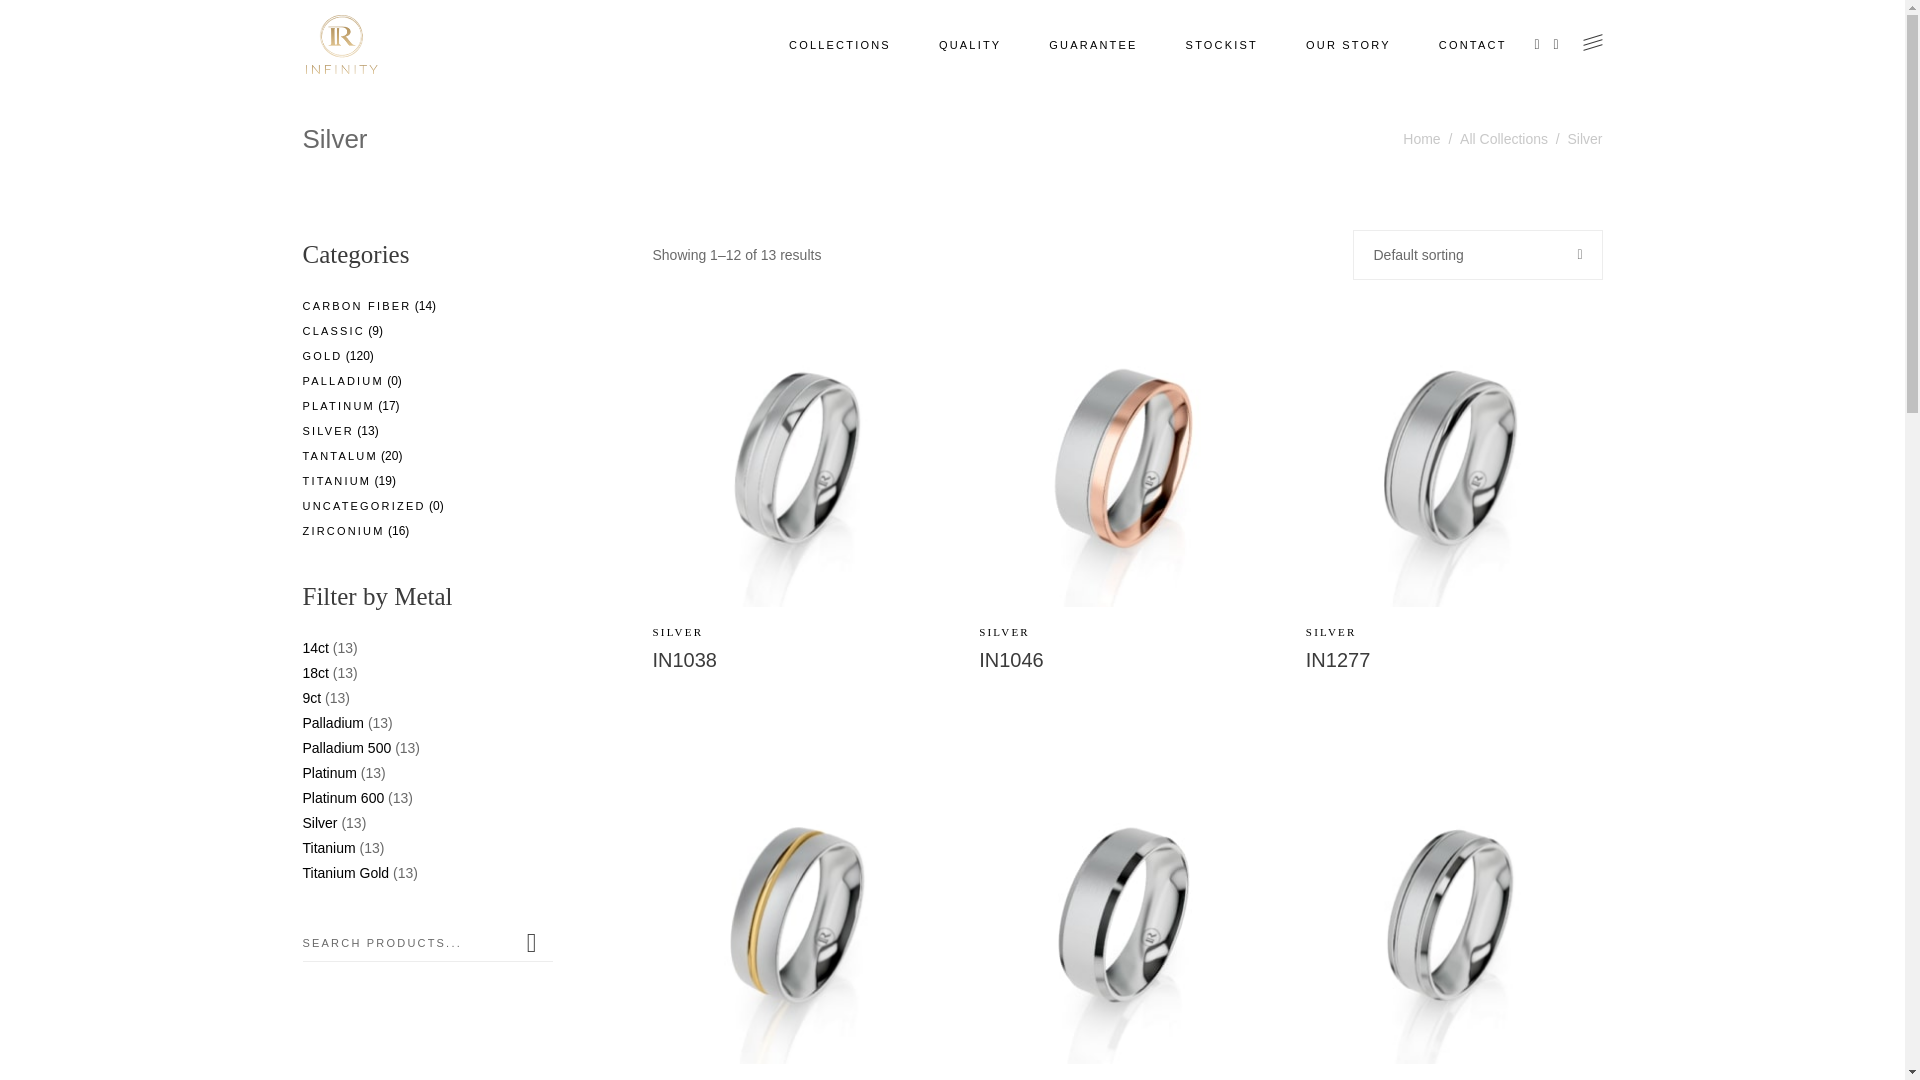 The height and width of the screenshot is (1080, 1920). I want to click on 'Search for:', so click(407, 942).